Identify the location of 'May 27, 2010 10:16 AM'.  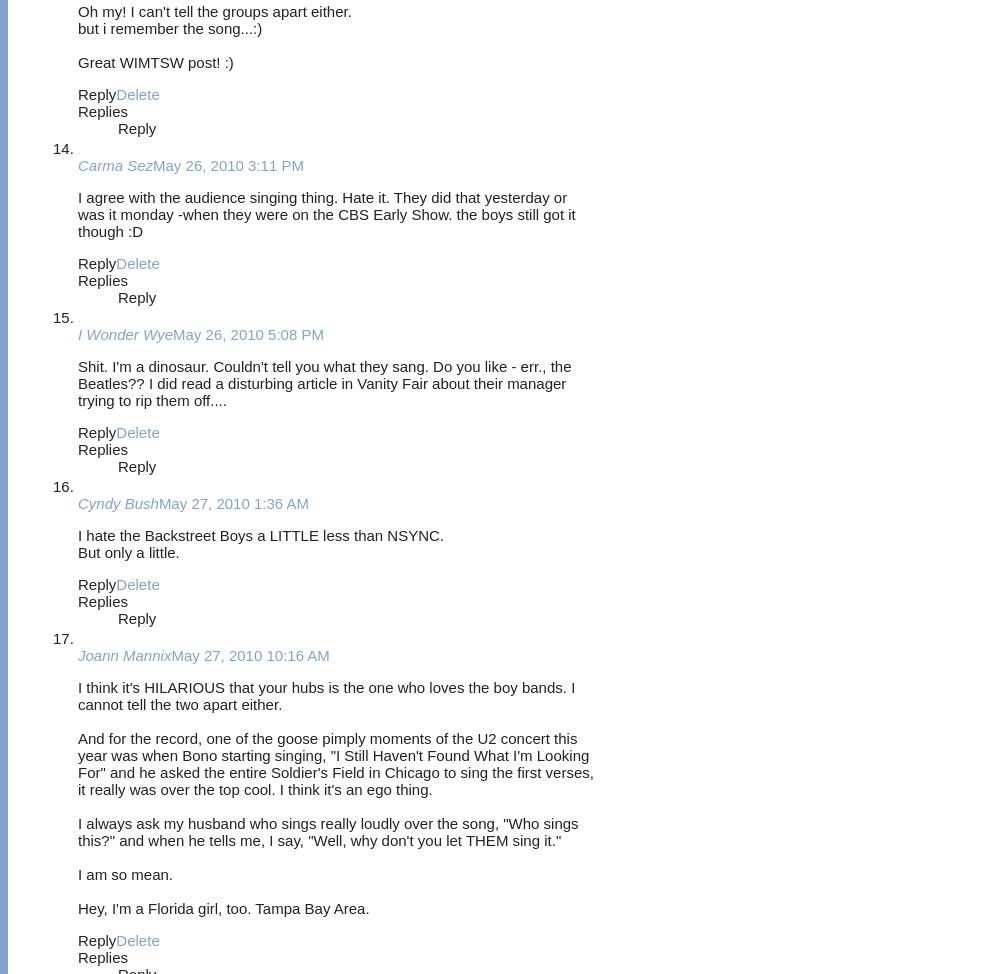
(249, 654).